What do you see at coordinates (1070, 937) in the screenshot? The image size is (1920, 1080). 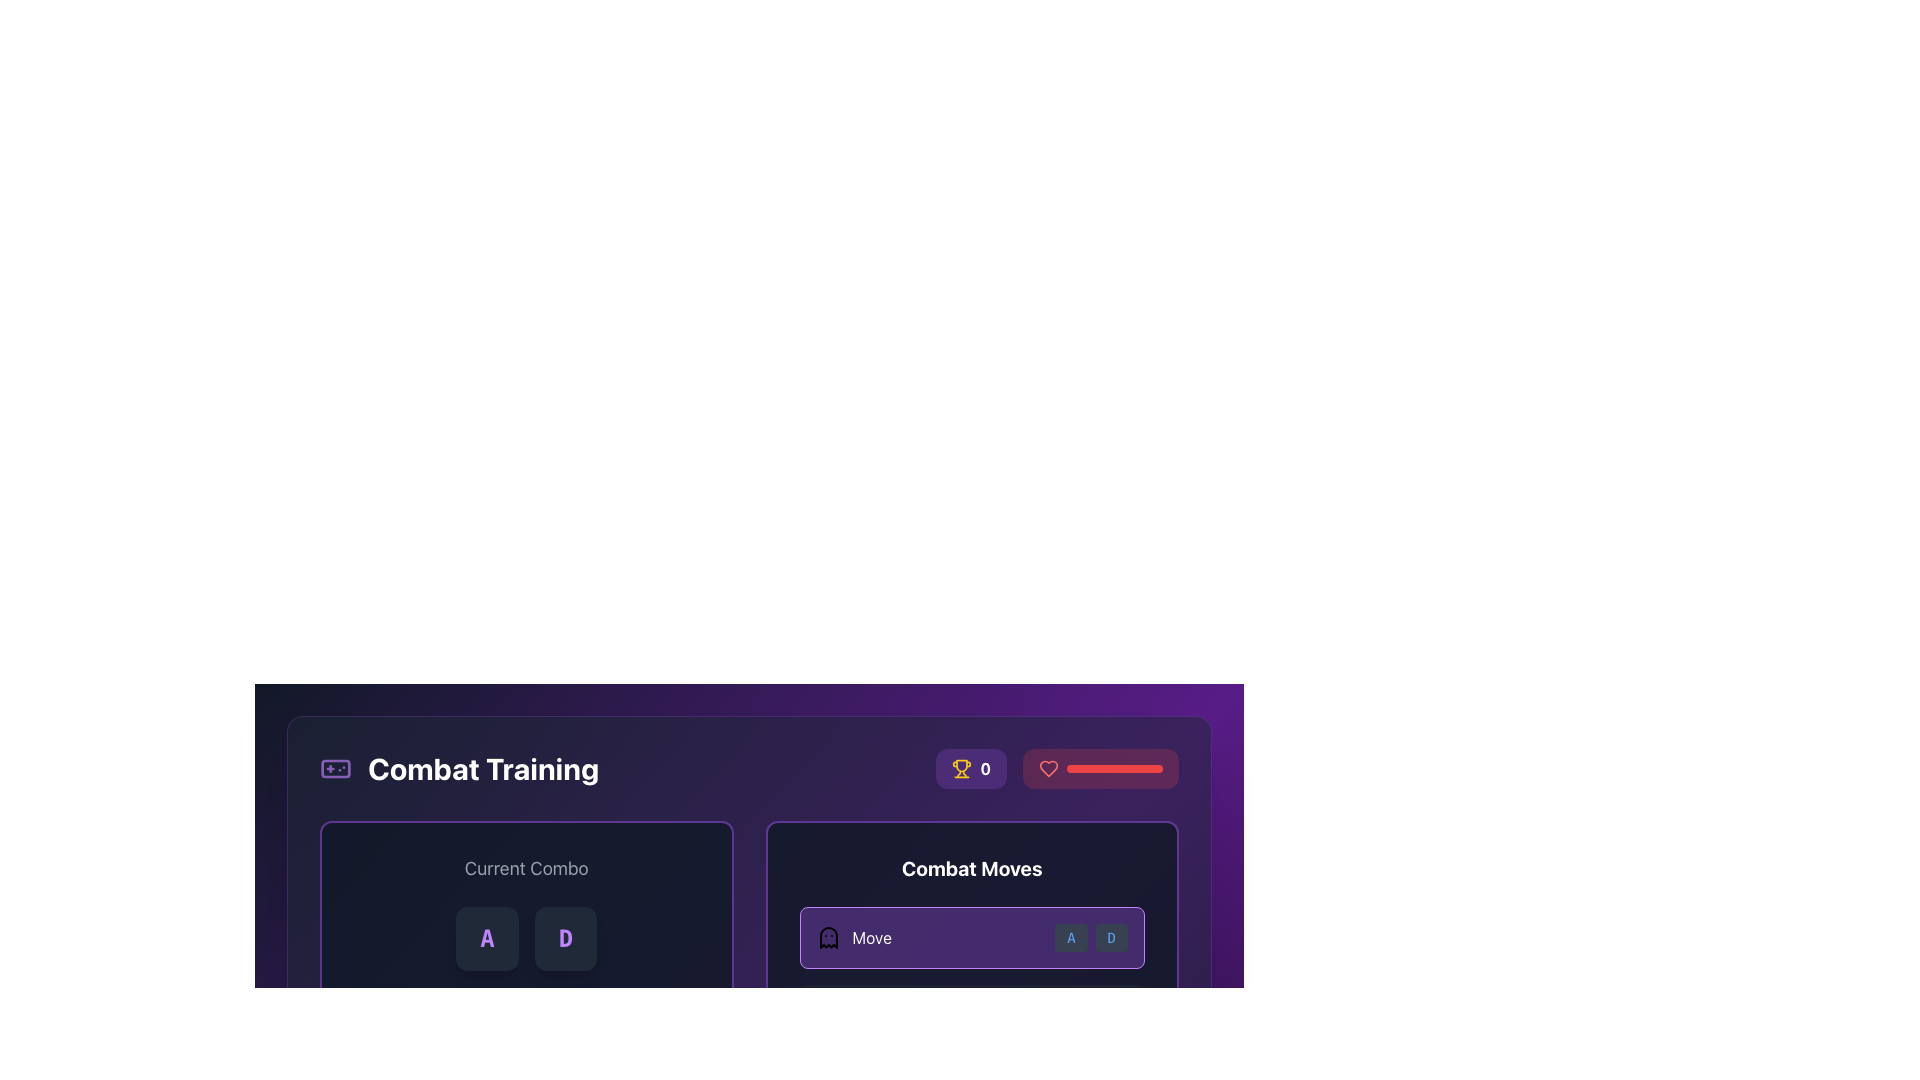 I see `the first button-like label in the 'Combat Moves' section, which indicates key bindings related to the 'Move' feature` at bounding box center [1070, 937].